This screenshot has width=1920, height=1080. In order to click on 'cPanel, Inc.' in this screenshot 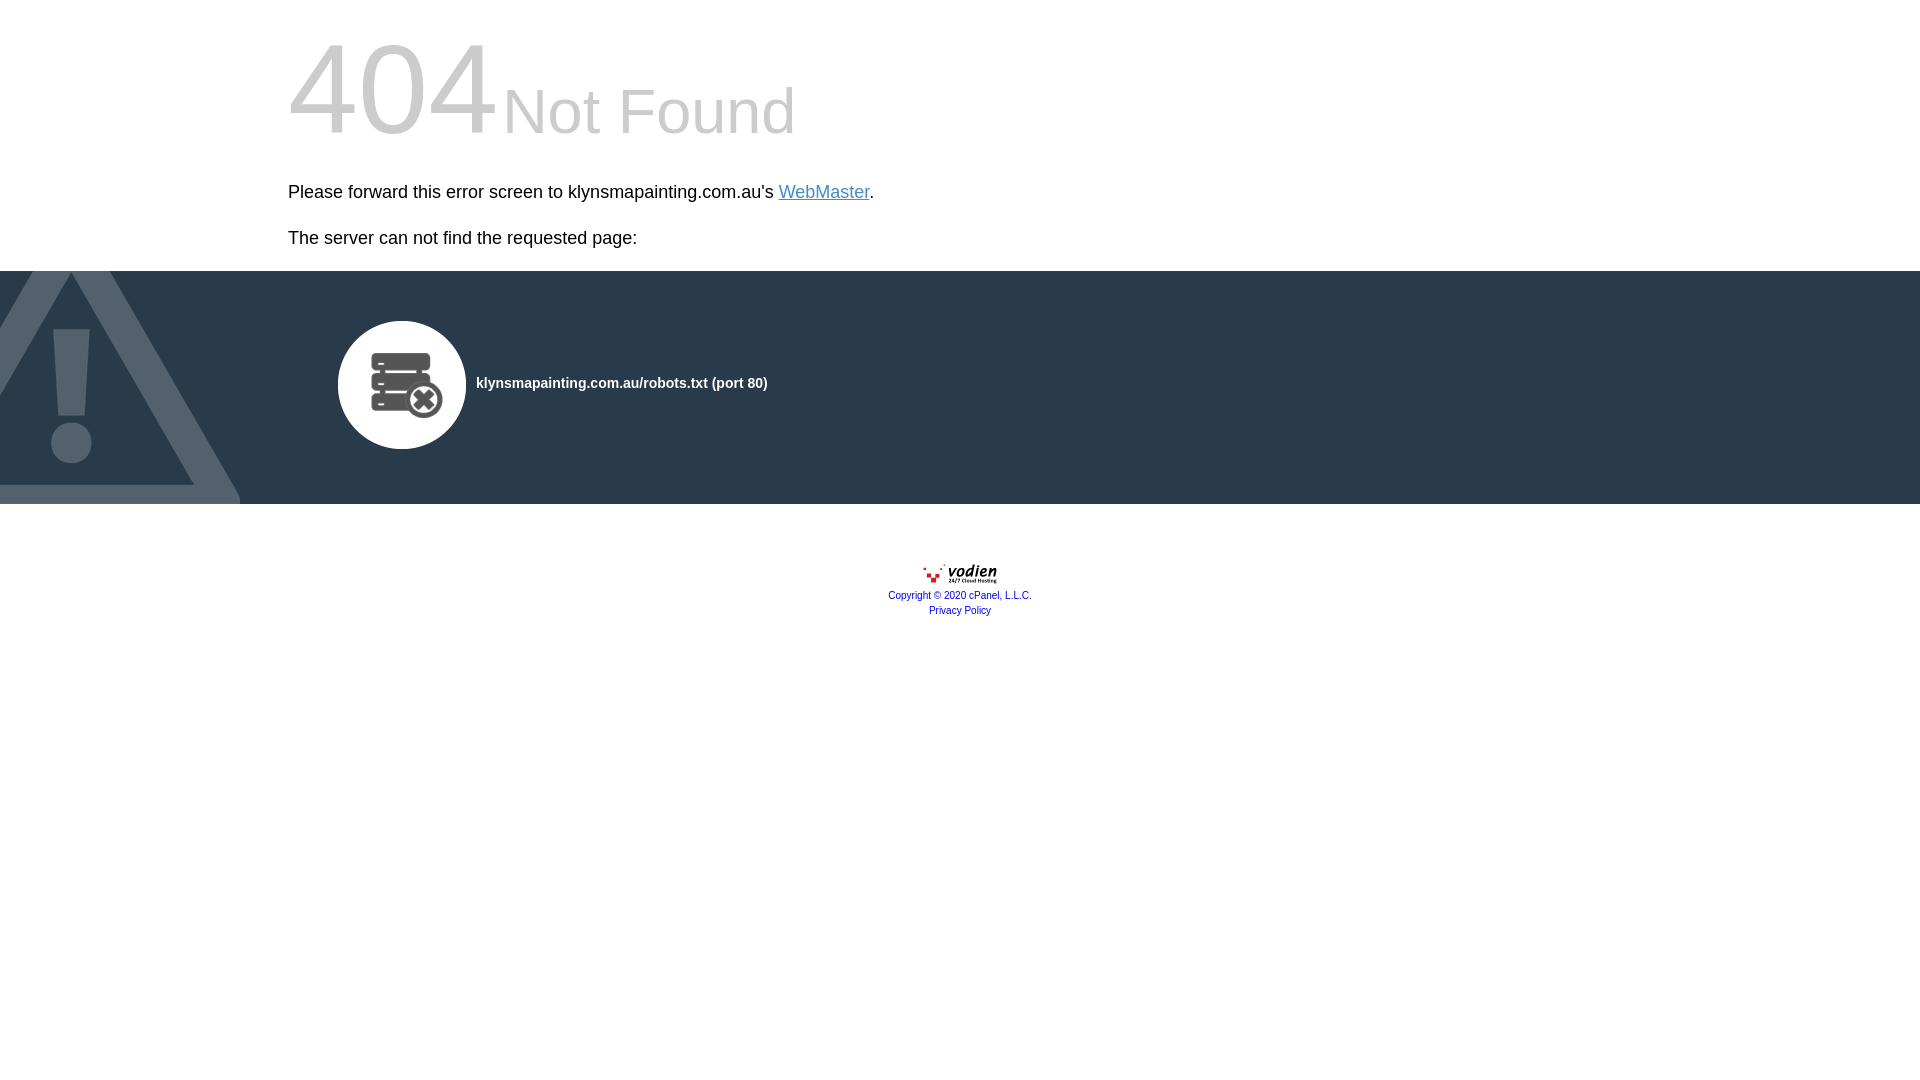, I will do `click(960, 578)`.